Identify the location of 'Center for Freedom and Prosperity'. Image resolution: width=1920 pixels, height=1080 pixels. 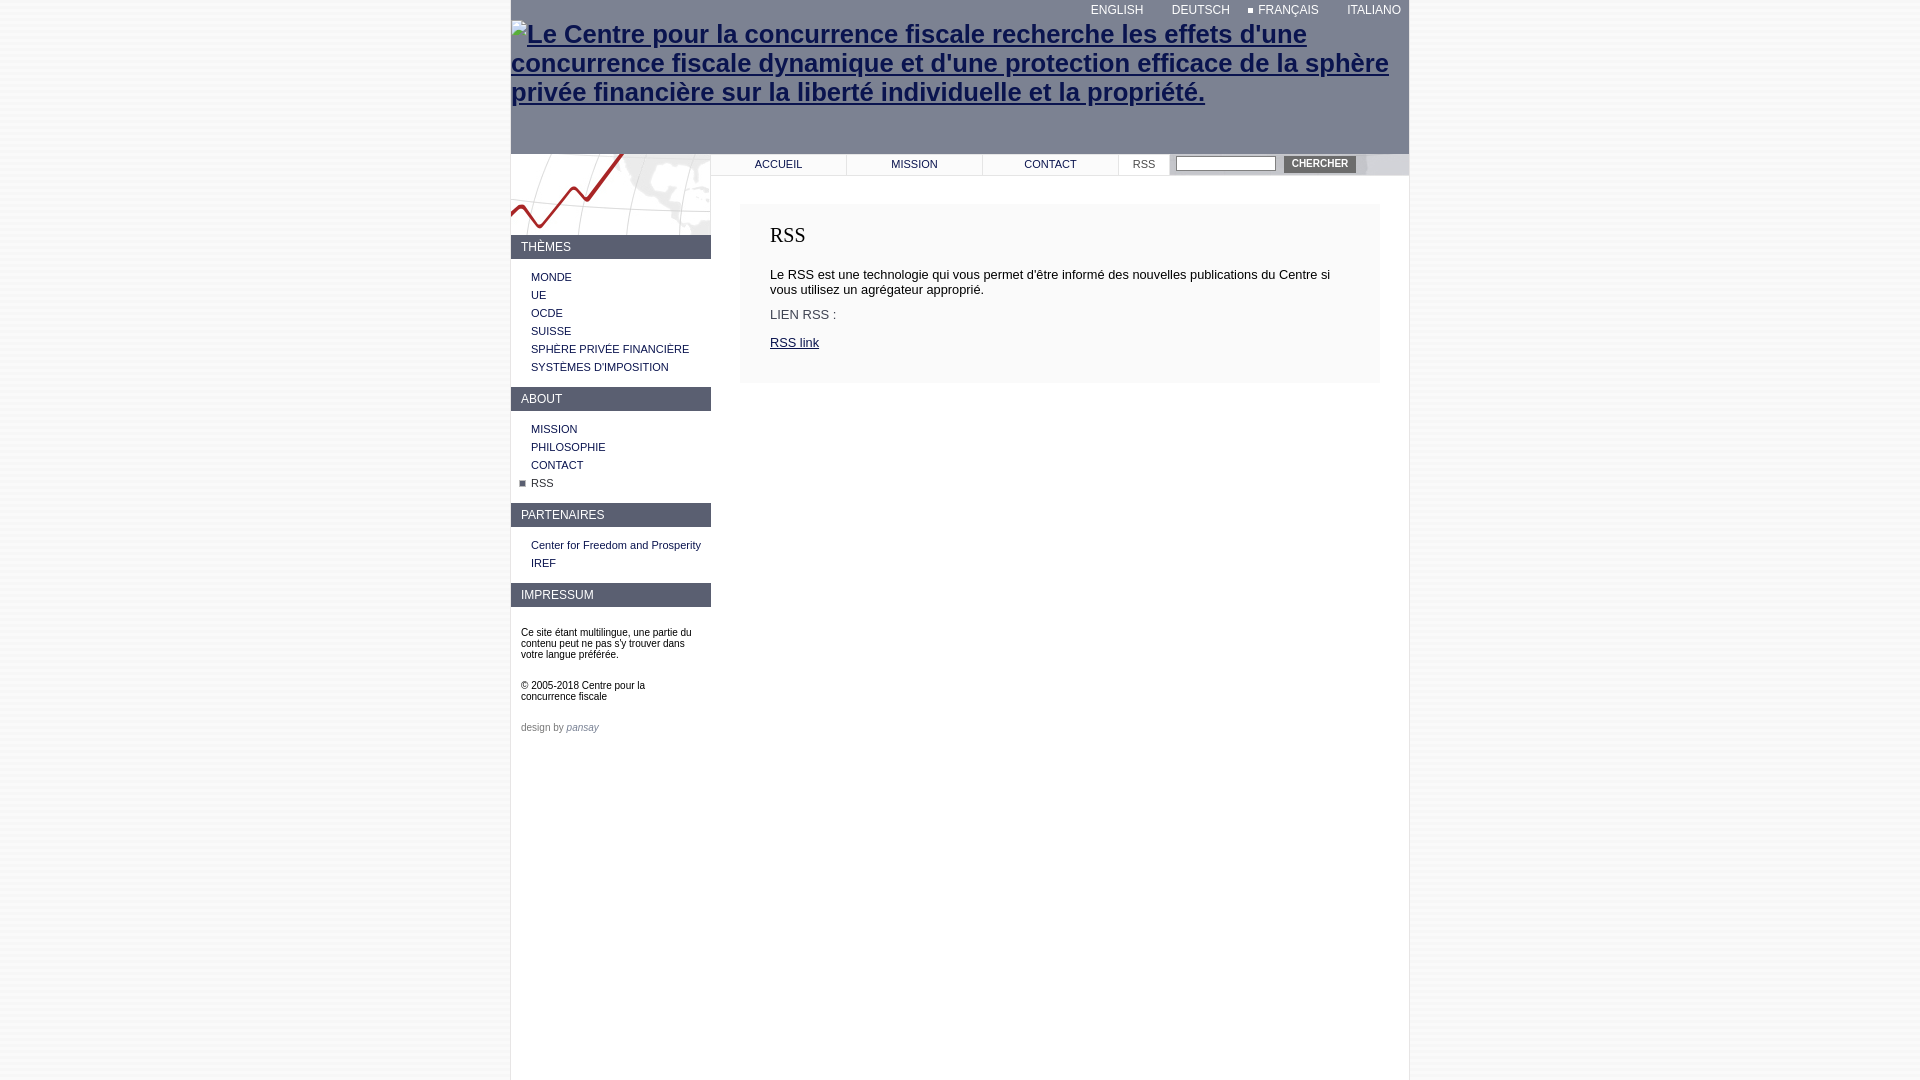
(614, 544).